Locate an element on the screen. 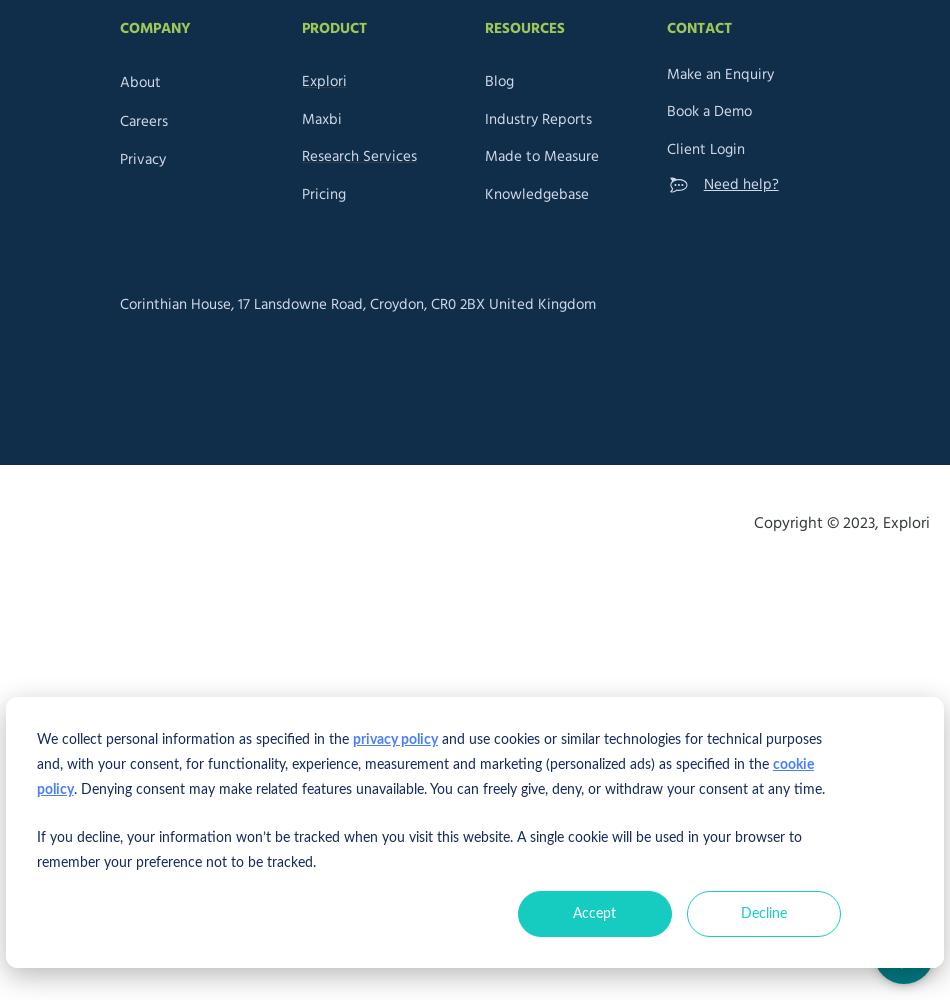 The image size is (950, 1000). 'CONTACT' is located at coordinates (699, 28).